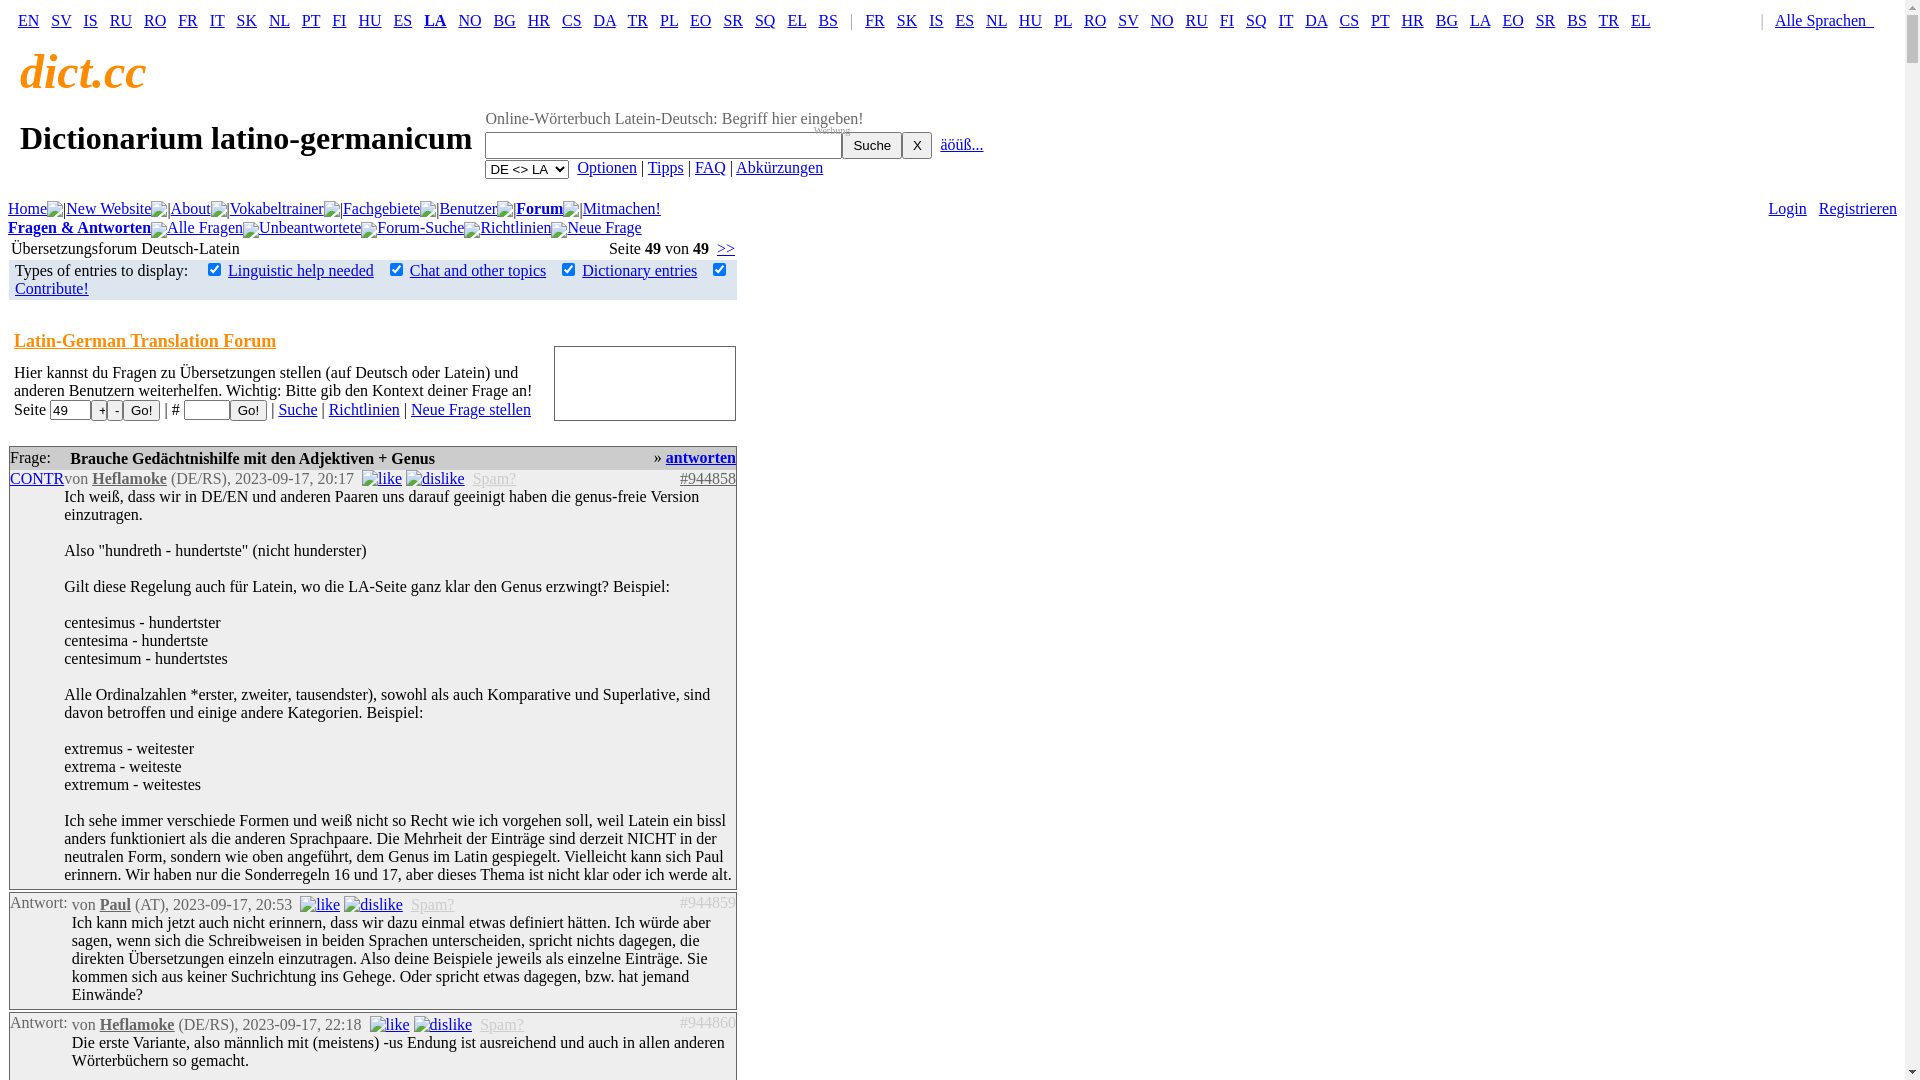 The width and height of the screenshot is (1920, 1080). What do you see at coordinates (364, 408) in the screenshot?
I see `'Richtlinien'` at bounding box center [364, 408].